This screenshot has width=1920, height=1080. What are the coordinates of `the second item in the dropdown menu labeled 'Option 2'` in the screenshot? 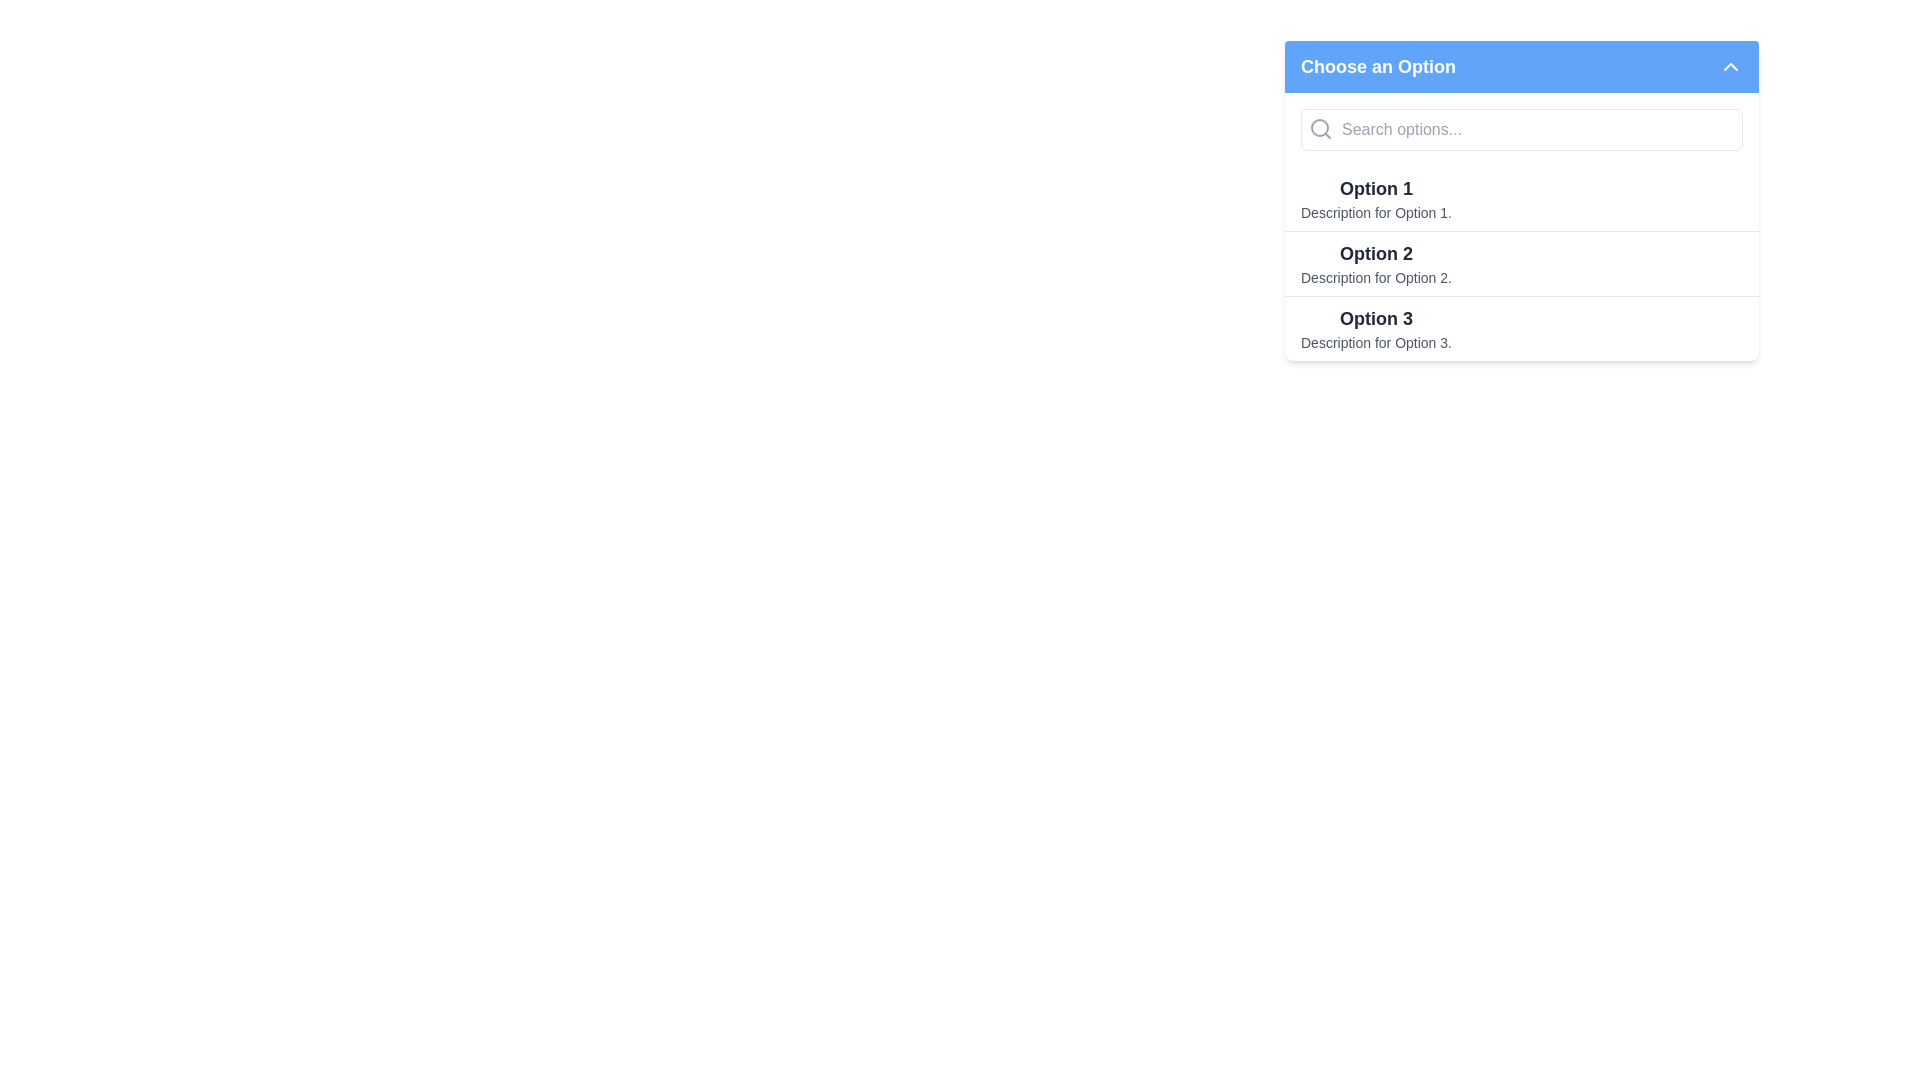 It's located at (1375, 262).